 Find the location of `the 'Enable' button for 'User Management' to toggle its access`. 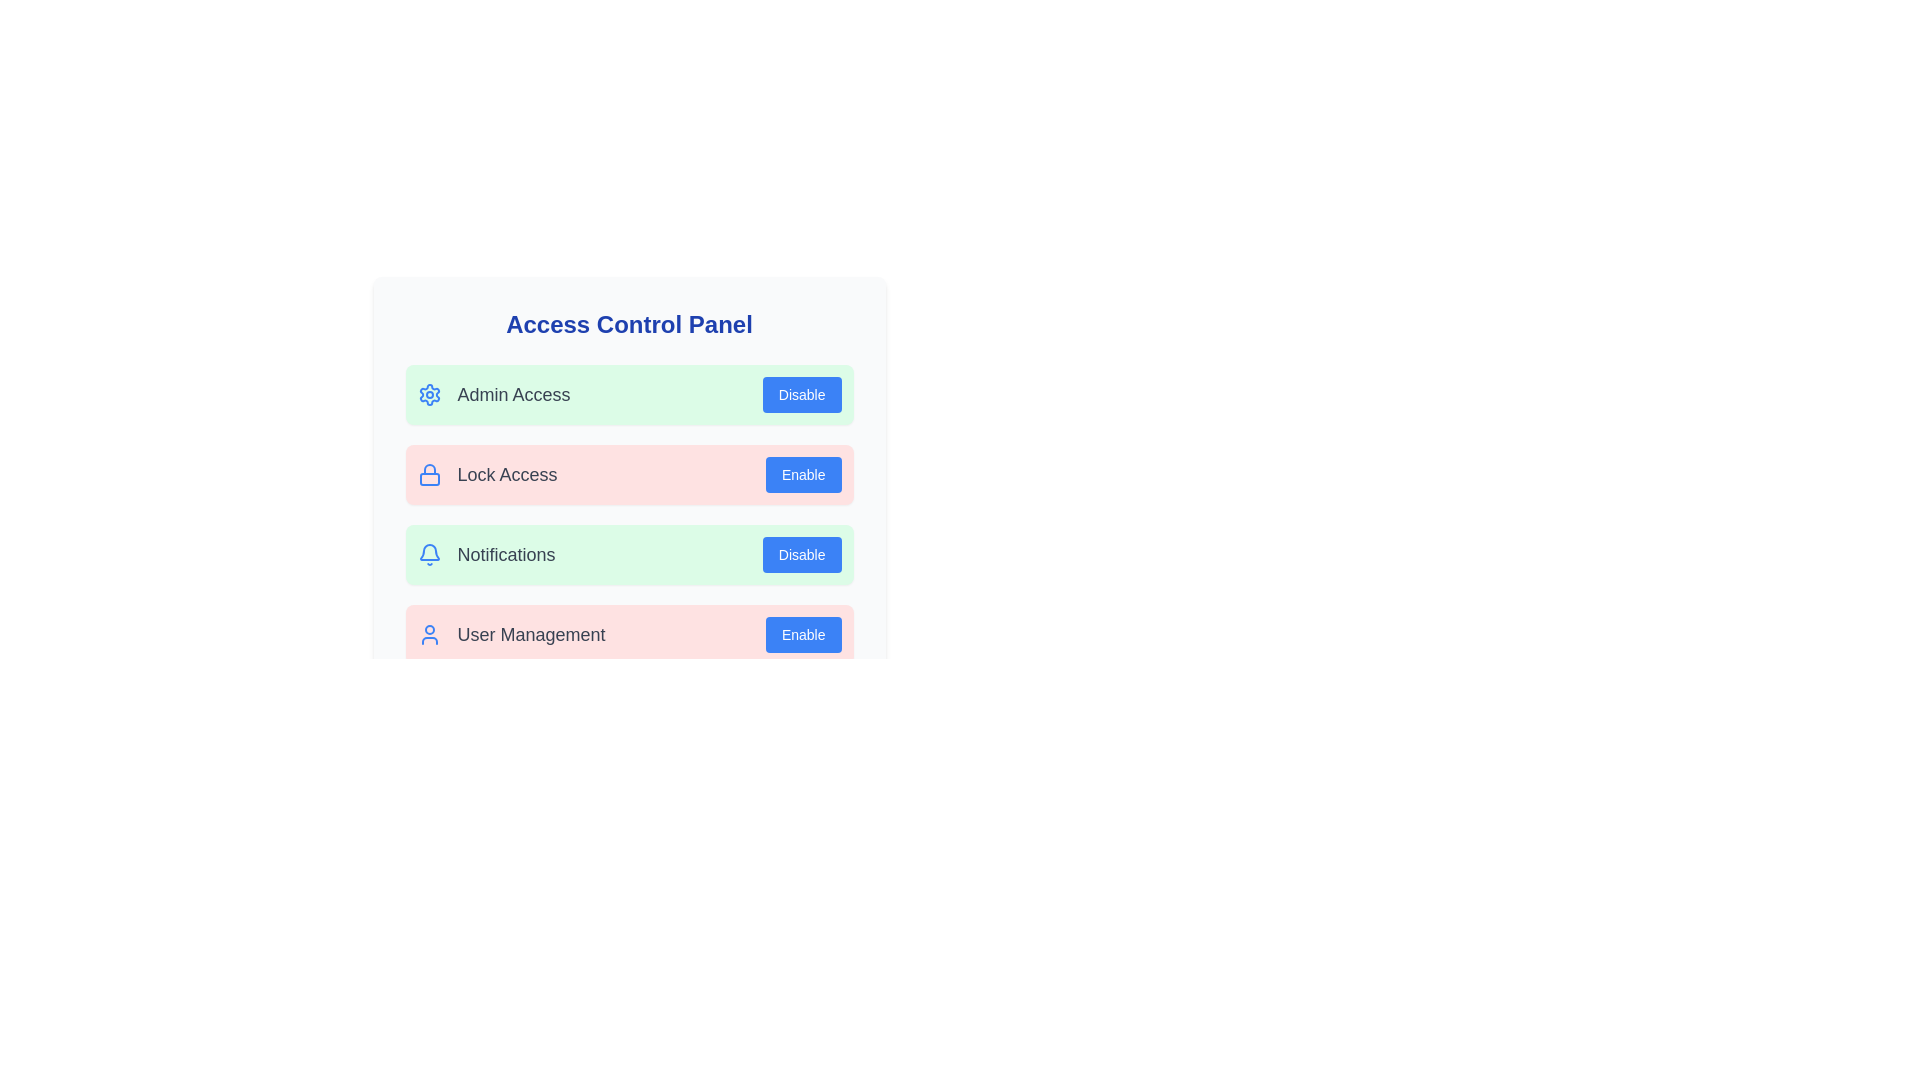

the 'Enable' button for 'User Management' to toggle its access is located at coordinates (803, 635).